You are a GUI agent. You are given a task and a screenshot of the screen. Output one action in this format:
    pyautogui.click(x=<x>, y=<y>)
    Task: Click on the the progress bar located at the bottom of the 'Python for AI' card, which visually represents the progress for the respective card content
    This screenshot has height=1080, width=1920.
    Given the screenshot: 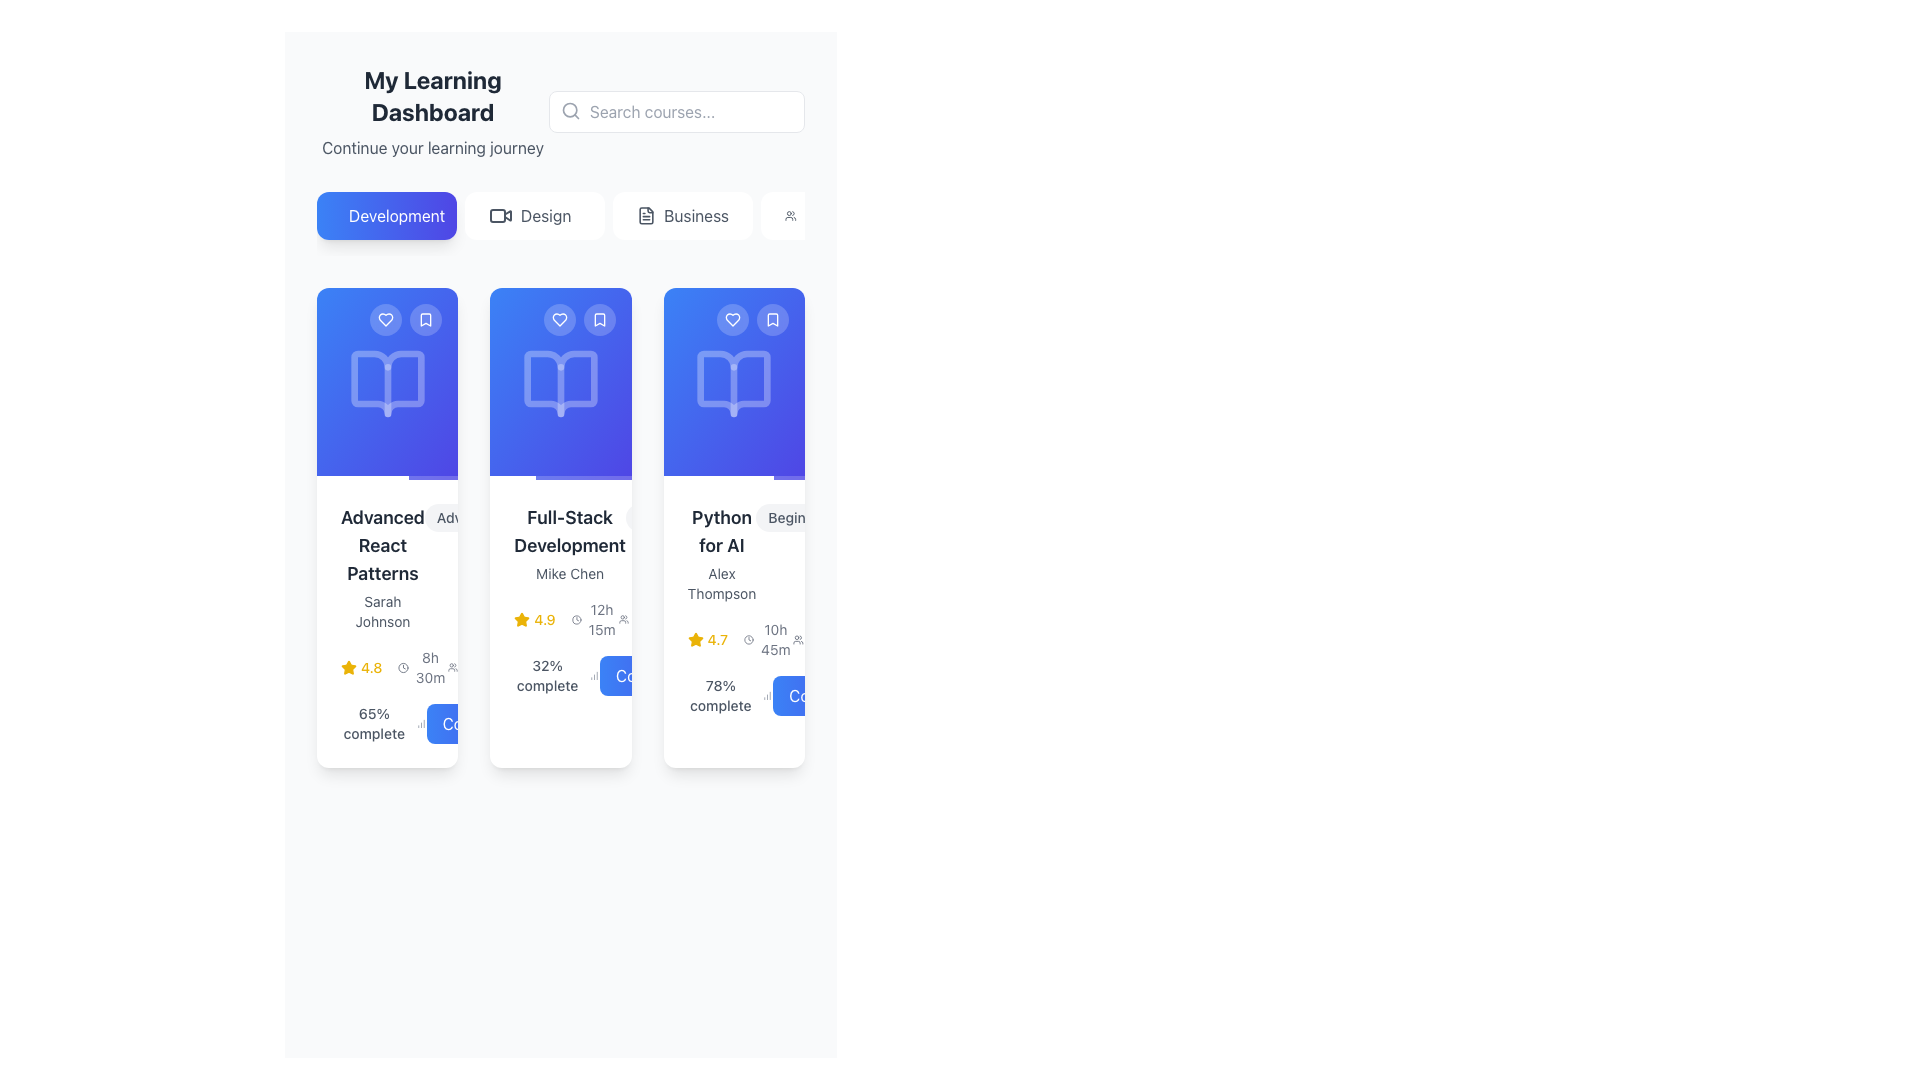 What is the action you would take?
    pyautogui.click(x=733, y=478)
    